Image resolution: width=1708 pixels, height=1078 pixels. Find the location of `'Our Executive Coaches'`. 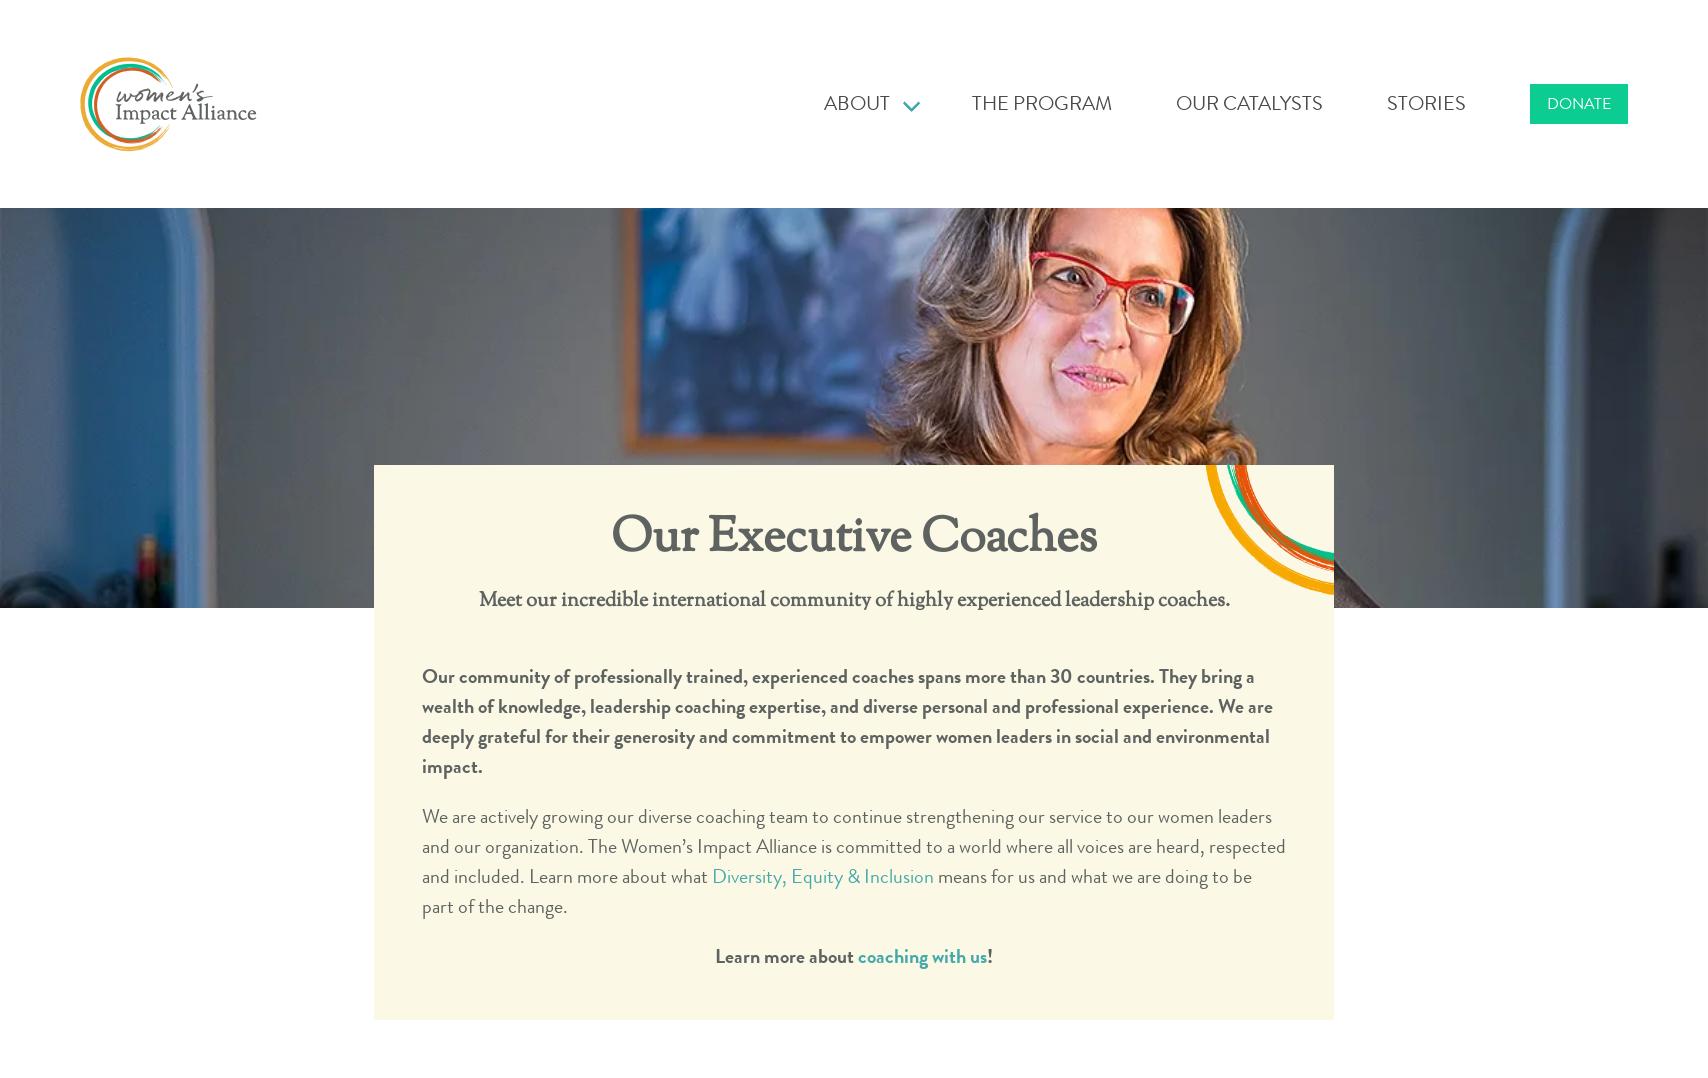

'Our Executive Coaches' is located at coordinates (854, 539).